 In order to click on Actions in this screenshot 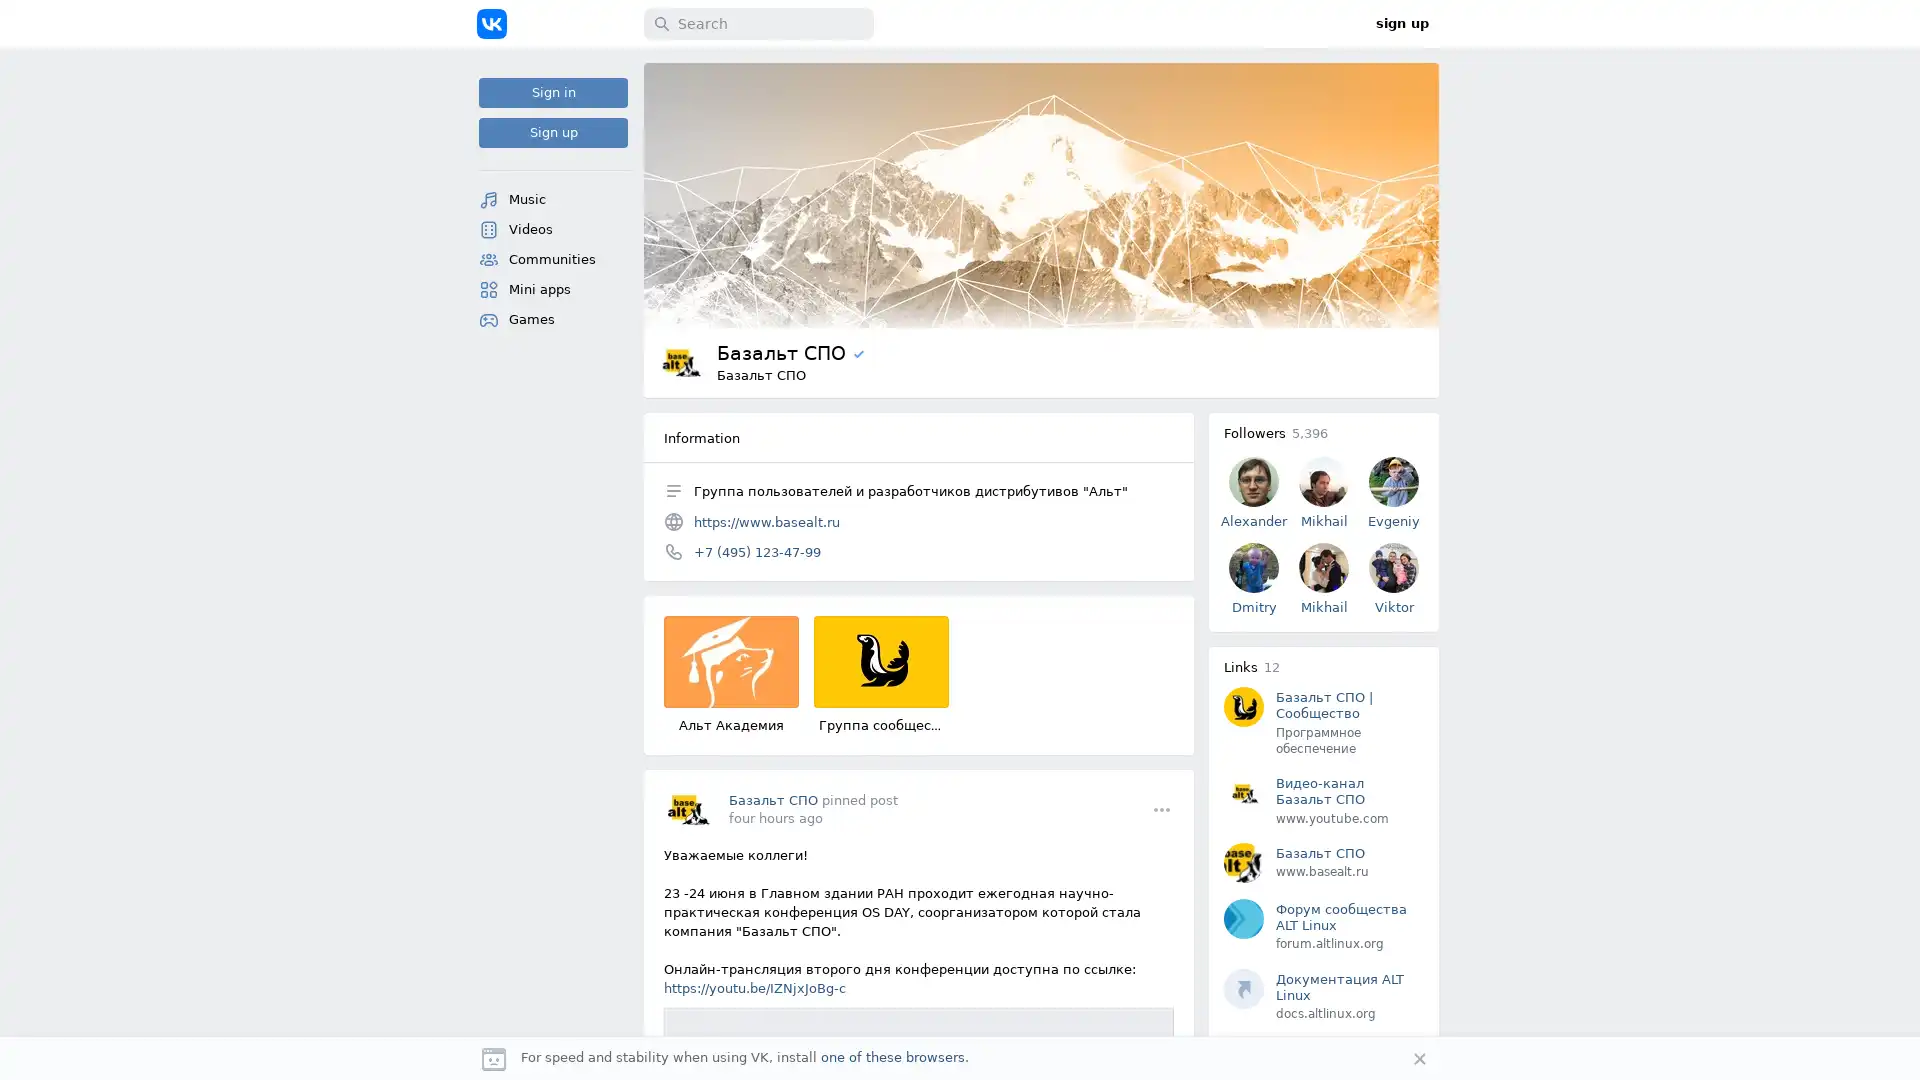, I will do `click(1161, 808)`.